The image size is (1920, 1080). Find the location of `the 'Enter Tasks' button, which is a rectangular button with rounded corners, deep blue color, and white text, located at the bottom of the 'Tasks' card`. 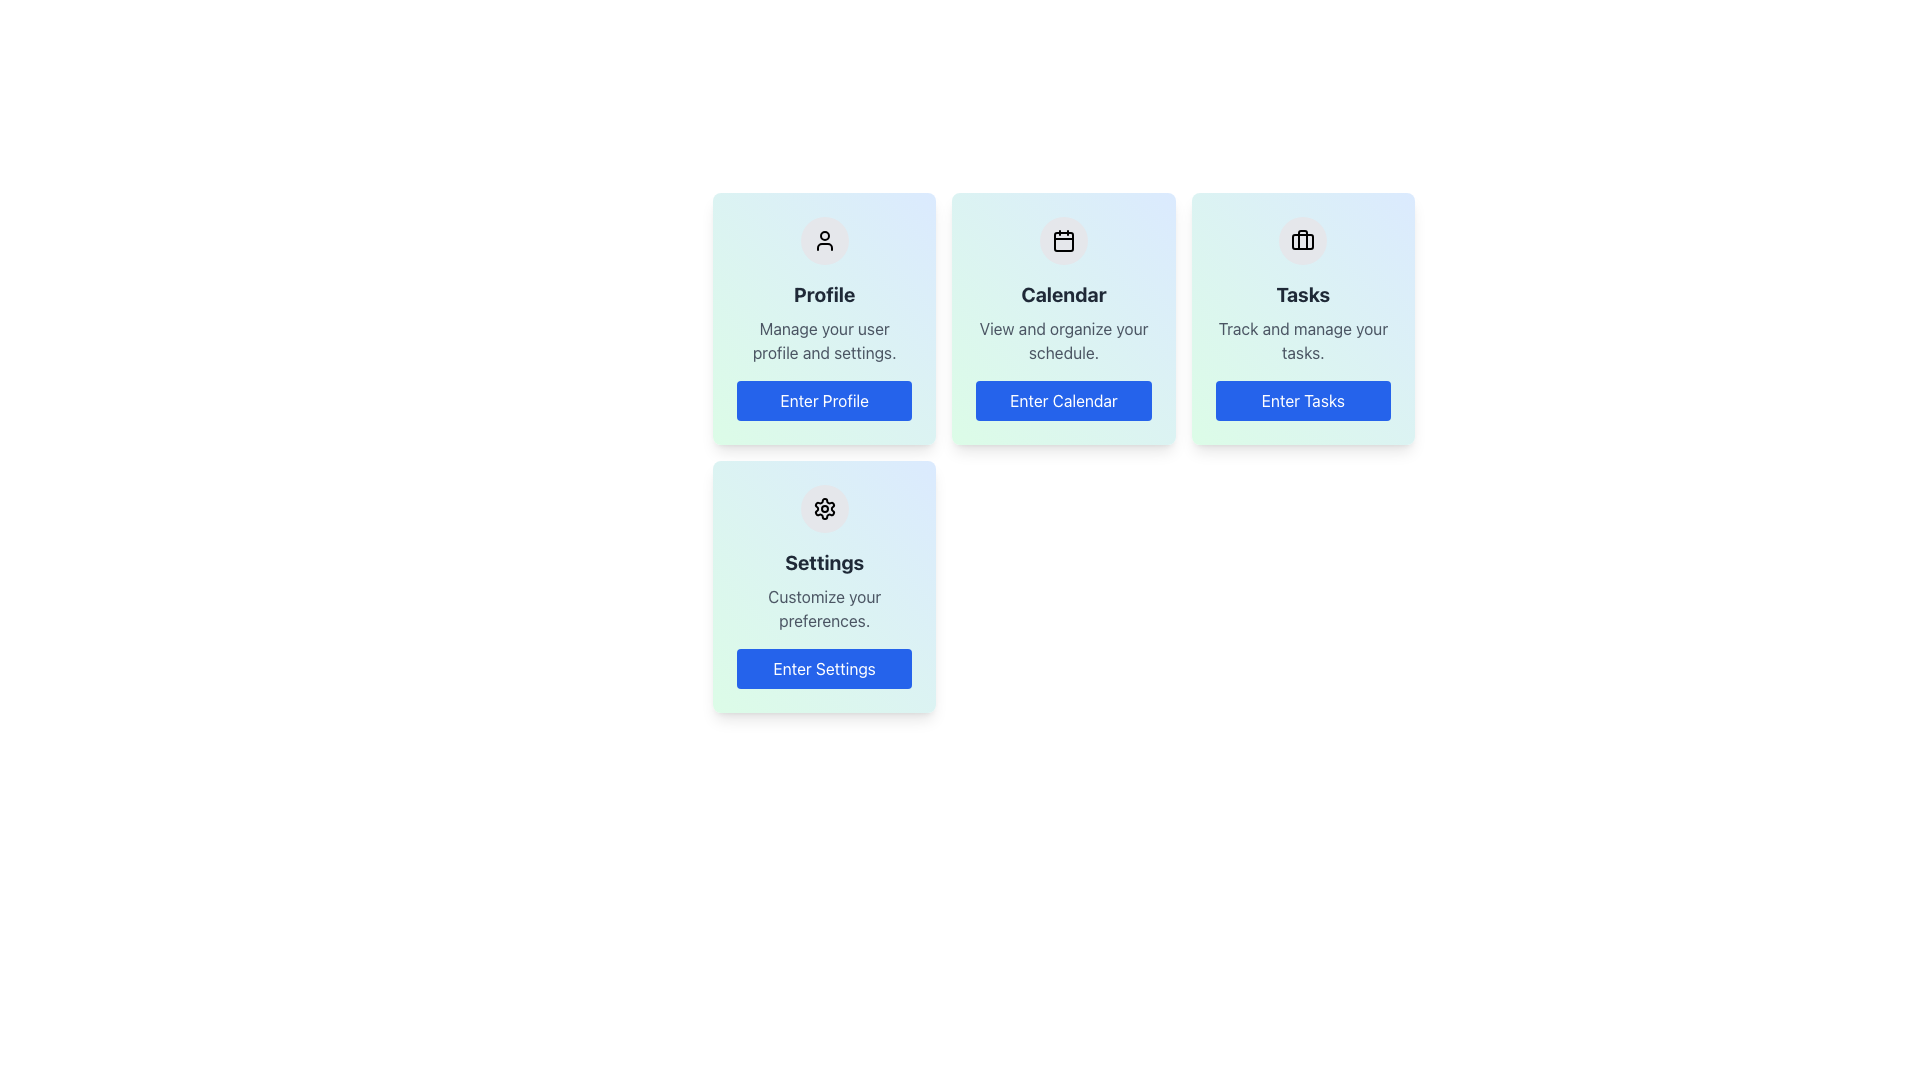

the 'Enter Tasks' button, which is a rectangular button with rounded corners, deep blue color, and white text, located at the bottom of the 'Tasks' card is located at coordinates (1303, 401).